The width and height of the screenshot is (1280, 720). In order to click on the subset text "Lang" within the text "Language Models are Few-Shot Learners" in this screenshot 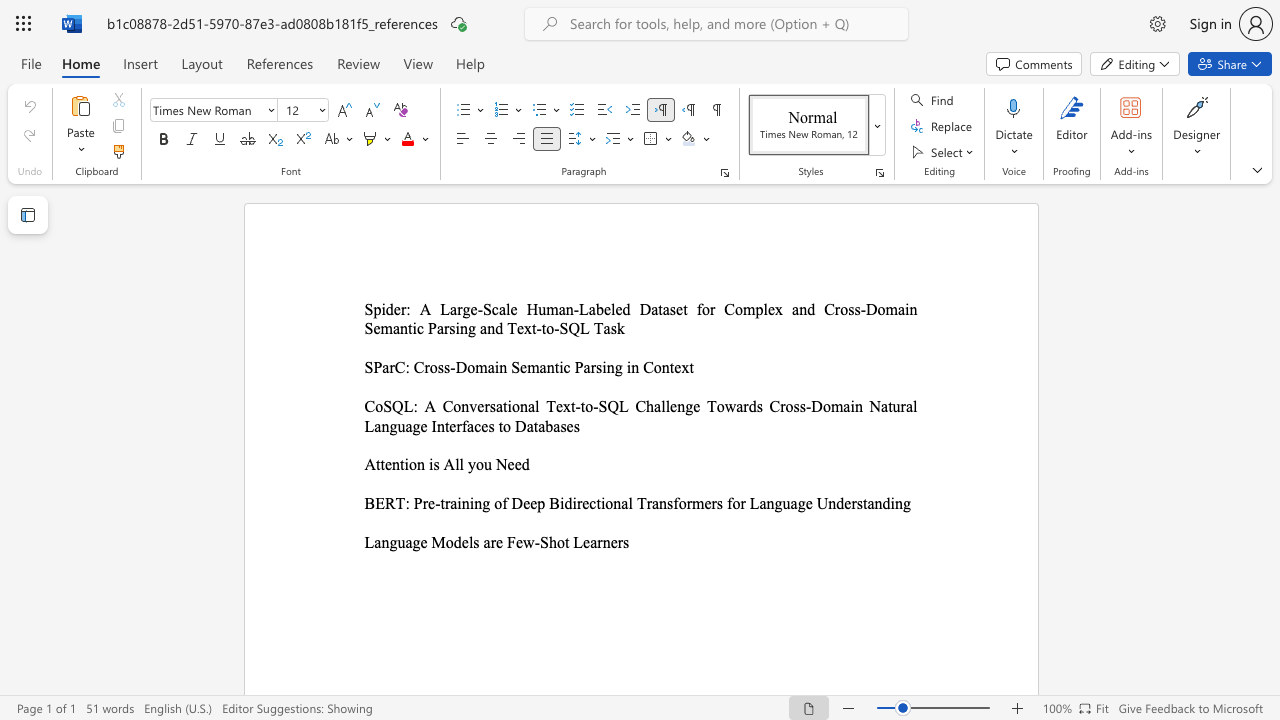, I will do `click(364, 542)`.